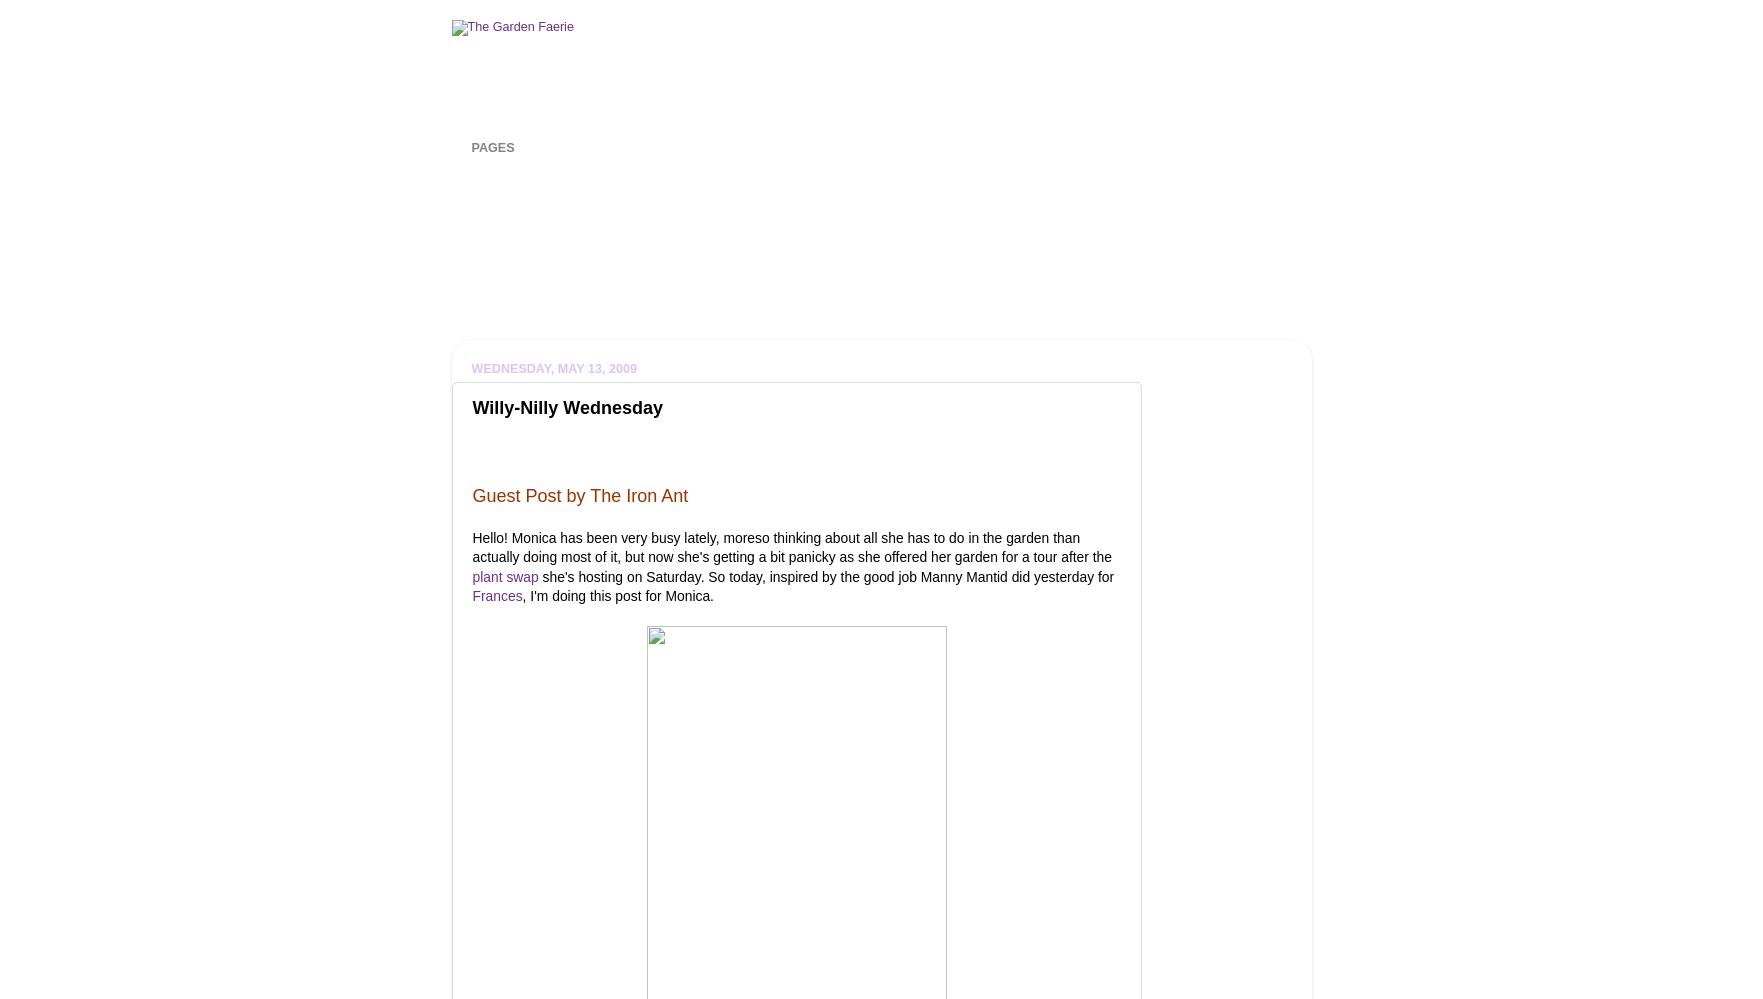 The image size is (1763, 999). Describe the element at coordinates (553, 214) in the screenshot. I see `'Gardening for Cats'` at that location.